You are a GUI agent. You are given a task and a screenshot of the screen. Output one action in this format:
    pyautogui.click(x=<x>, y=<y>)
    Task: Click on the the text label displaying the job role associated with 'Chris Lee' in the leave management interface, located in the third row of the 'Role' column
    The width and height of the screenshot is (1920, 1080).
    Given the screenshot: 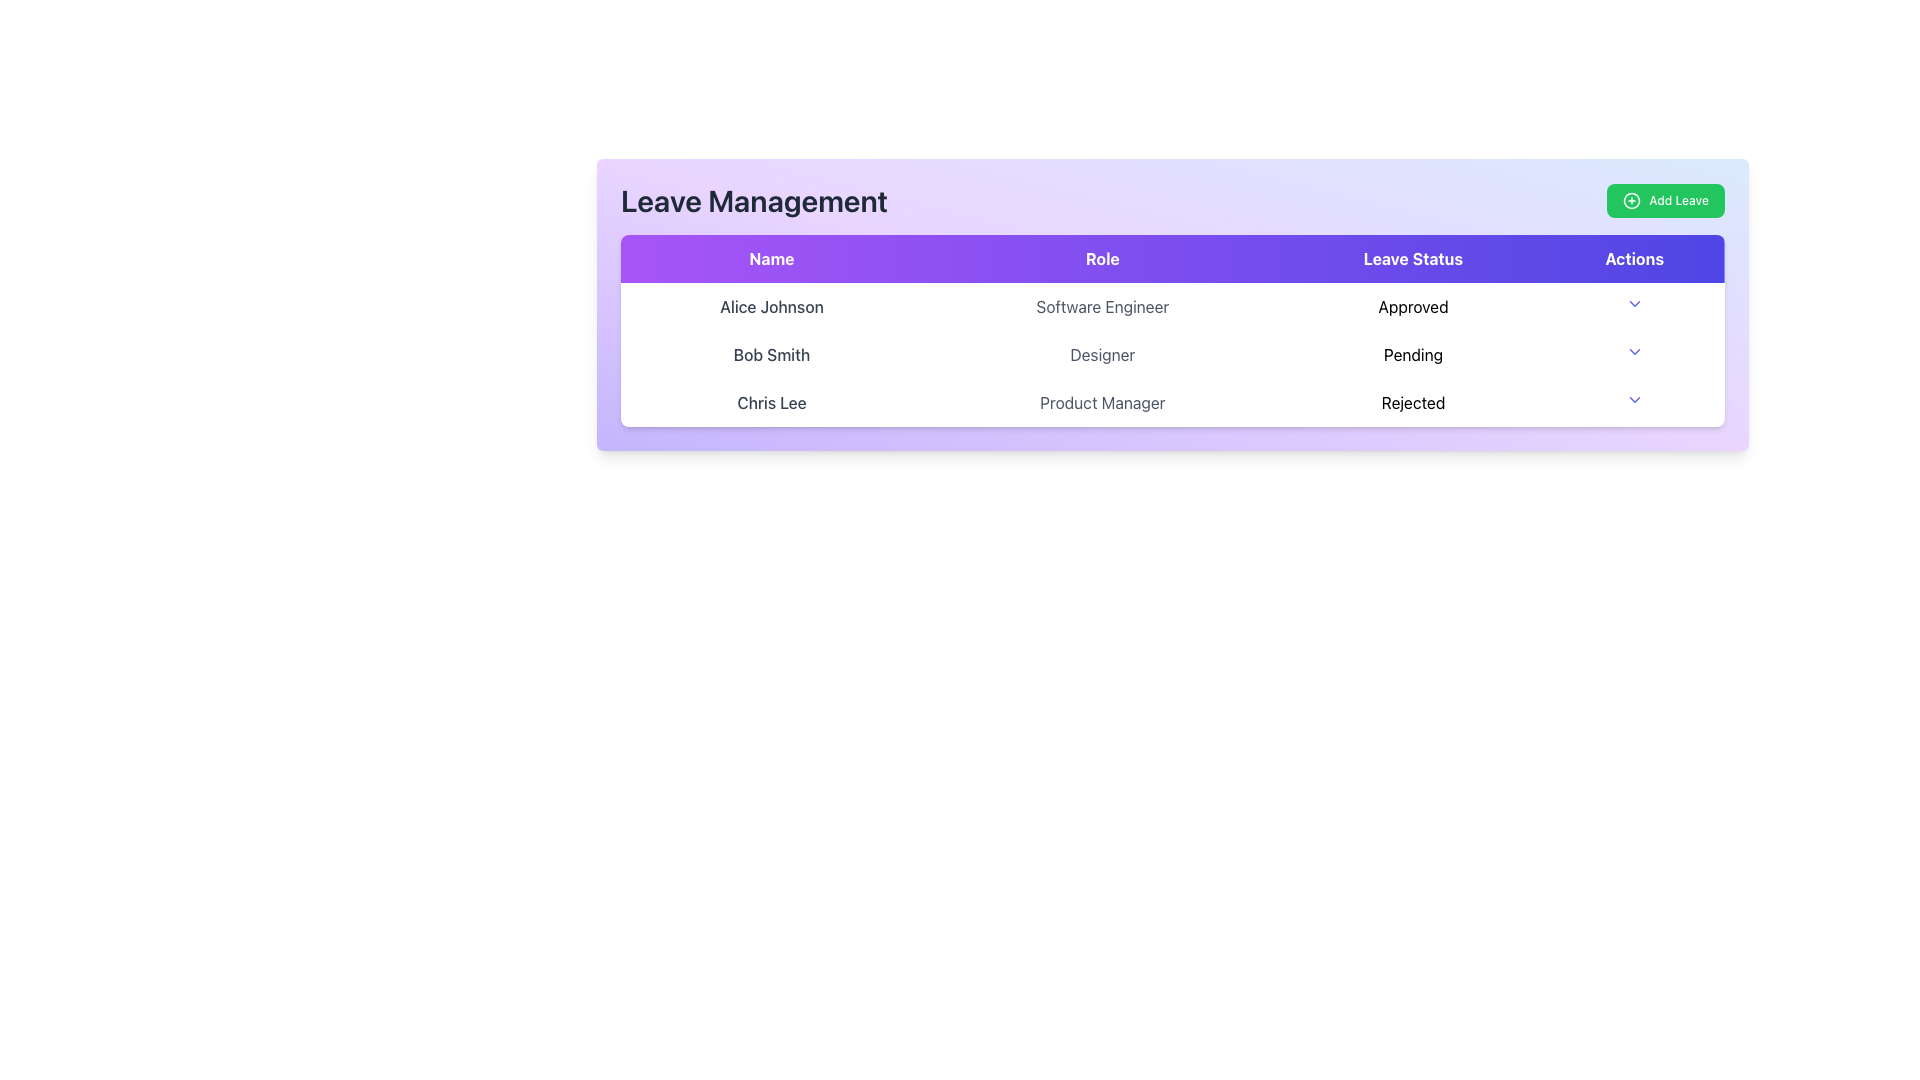 What is the action you would take?
    pyautogui.click(x=1101, y=402)
    